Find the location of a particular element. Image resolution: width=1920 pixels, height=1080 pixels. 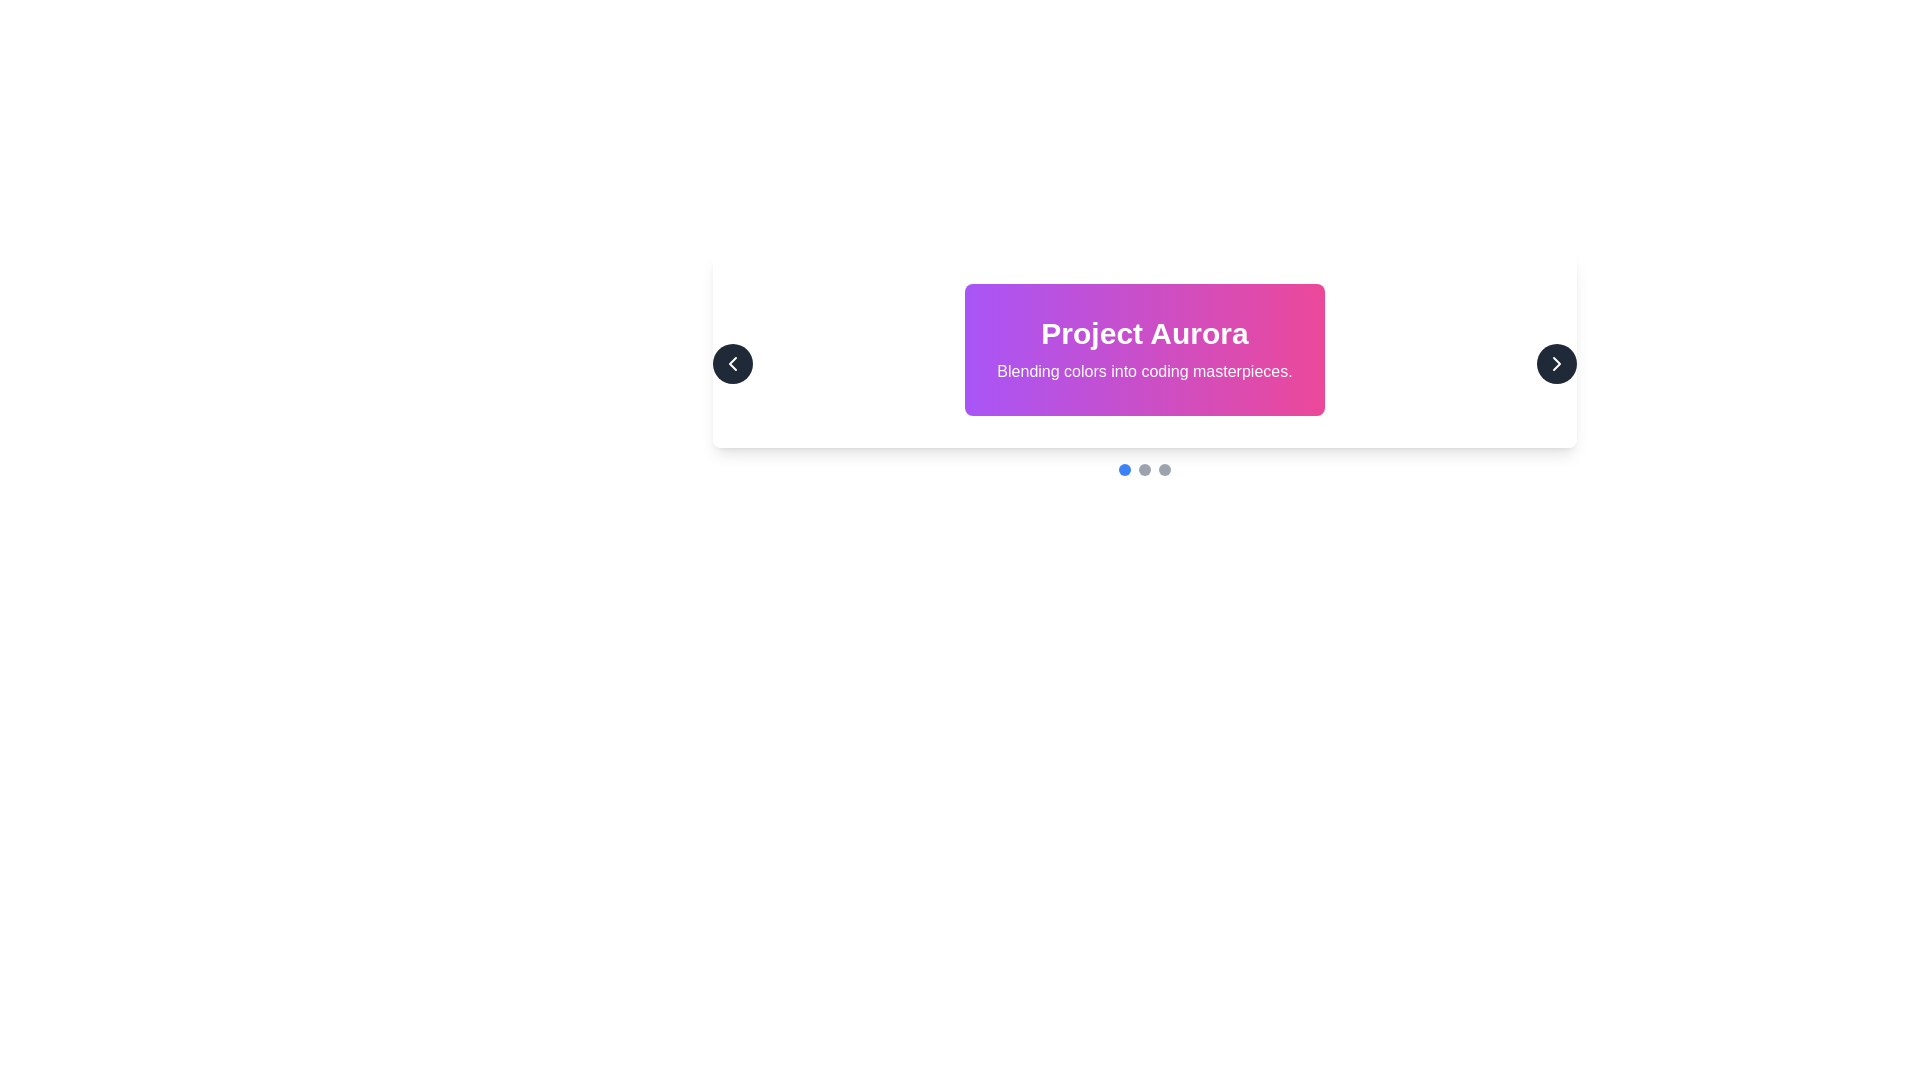

the circular button with a dark gray background and a white left-pointing chevron icon is located at coordinates (732, 363).